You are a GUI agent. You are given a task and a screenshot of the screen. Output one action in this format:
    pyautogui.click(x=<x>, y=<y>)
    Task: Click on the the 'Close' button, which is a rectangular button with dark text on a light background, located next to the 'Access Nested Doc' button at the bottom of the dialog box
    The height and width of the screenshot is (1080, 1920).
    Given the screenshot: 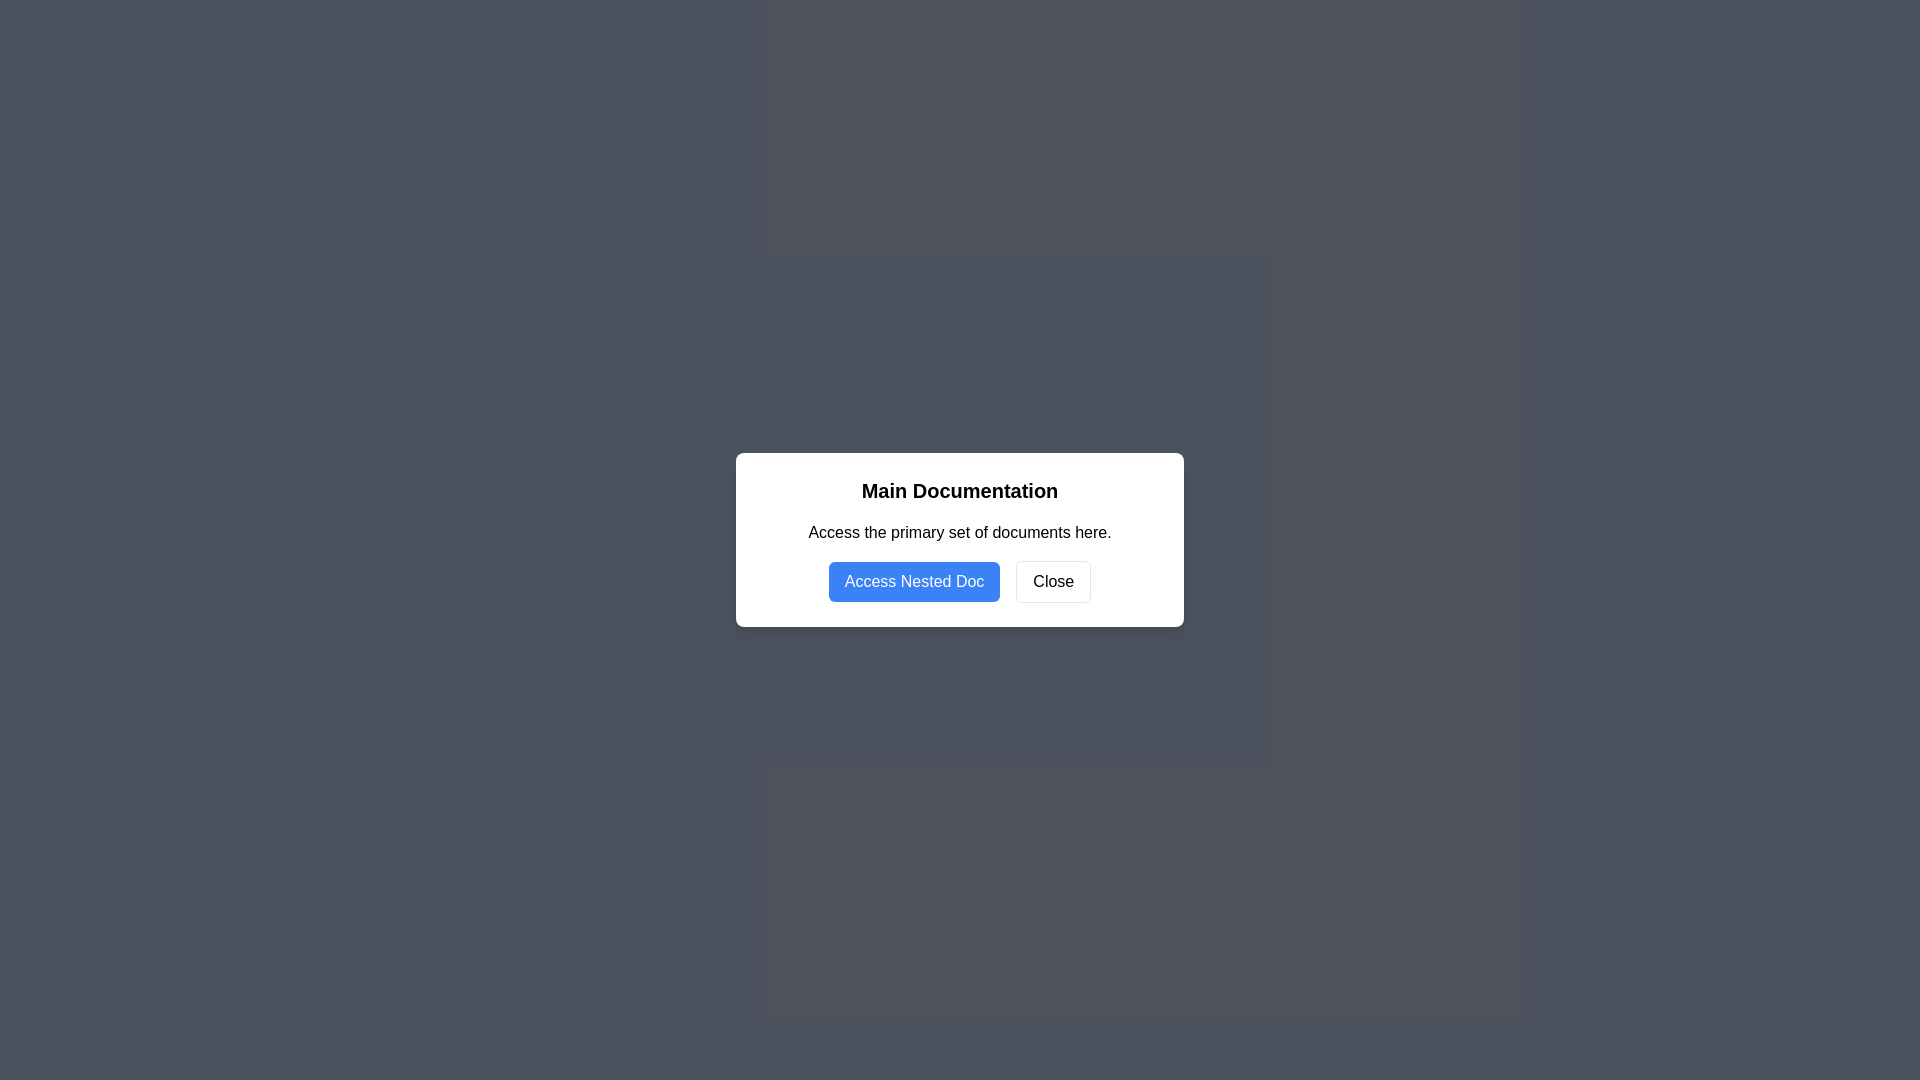 What is the action you would take?
    pyautogui.click(x=1052, y=582)
    